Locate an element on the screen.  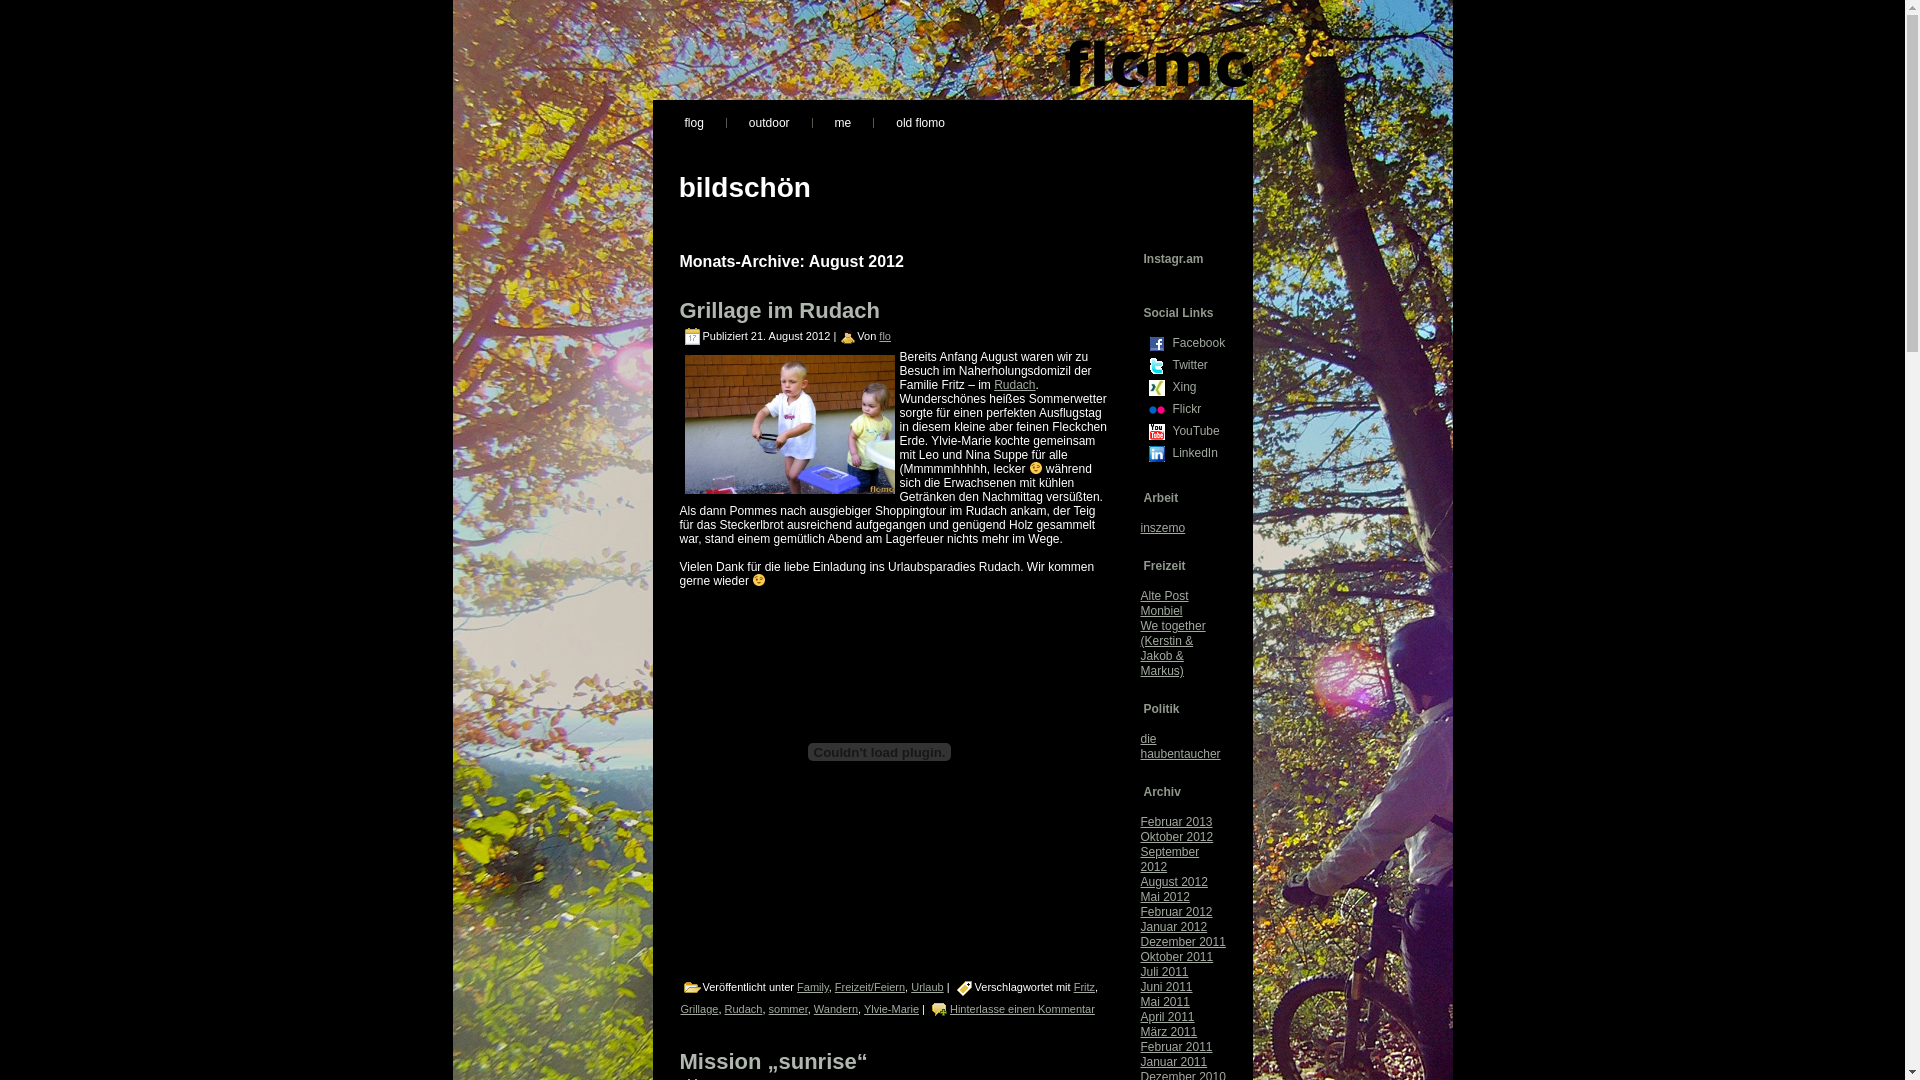
'Fritz' is located at coordinates (1083, 986).